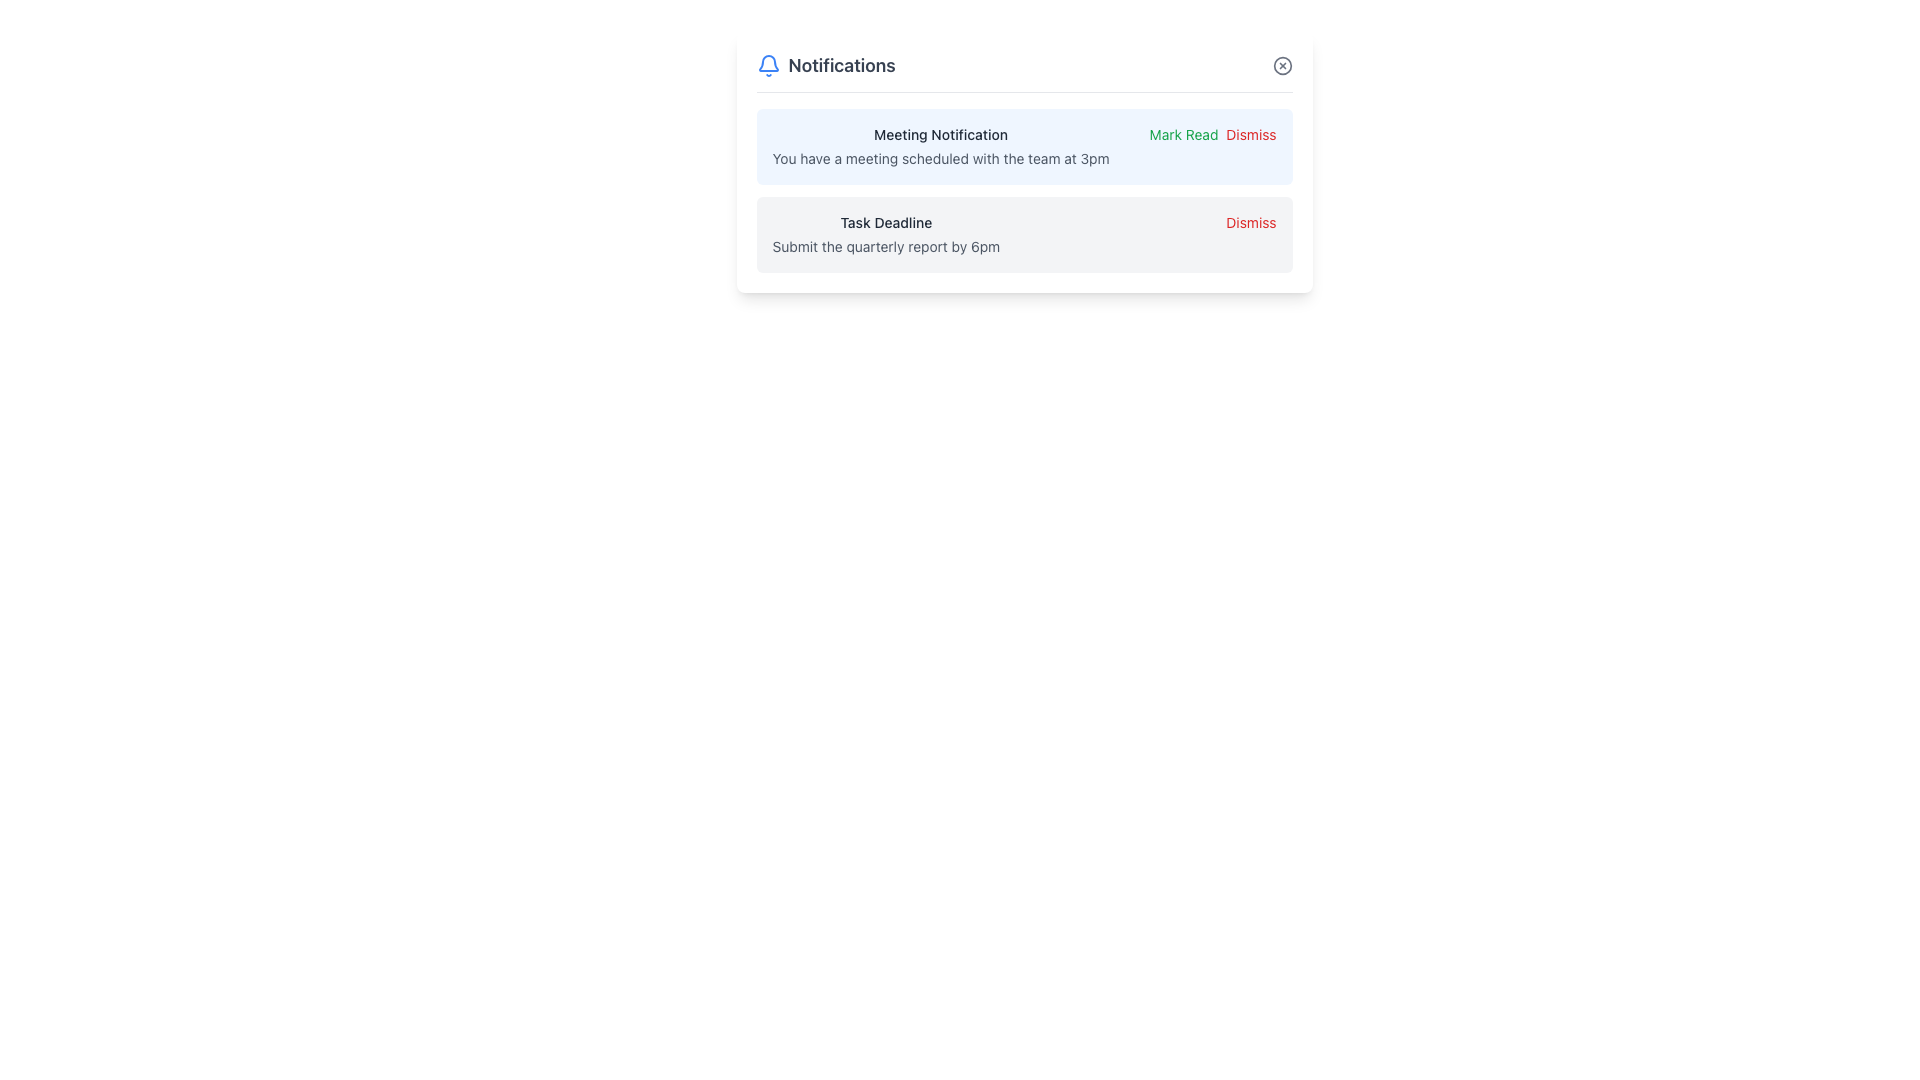 The width and height of the screenshot is (1920, 1080). Describe the element at coordinates (885, 245) in the screenshot. I see `the static text that conveys a notification message specifying an action deadline, located in the notifications area under the 'Task Deadline' section` at that location.